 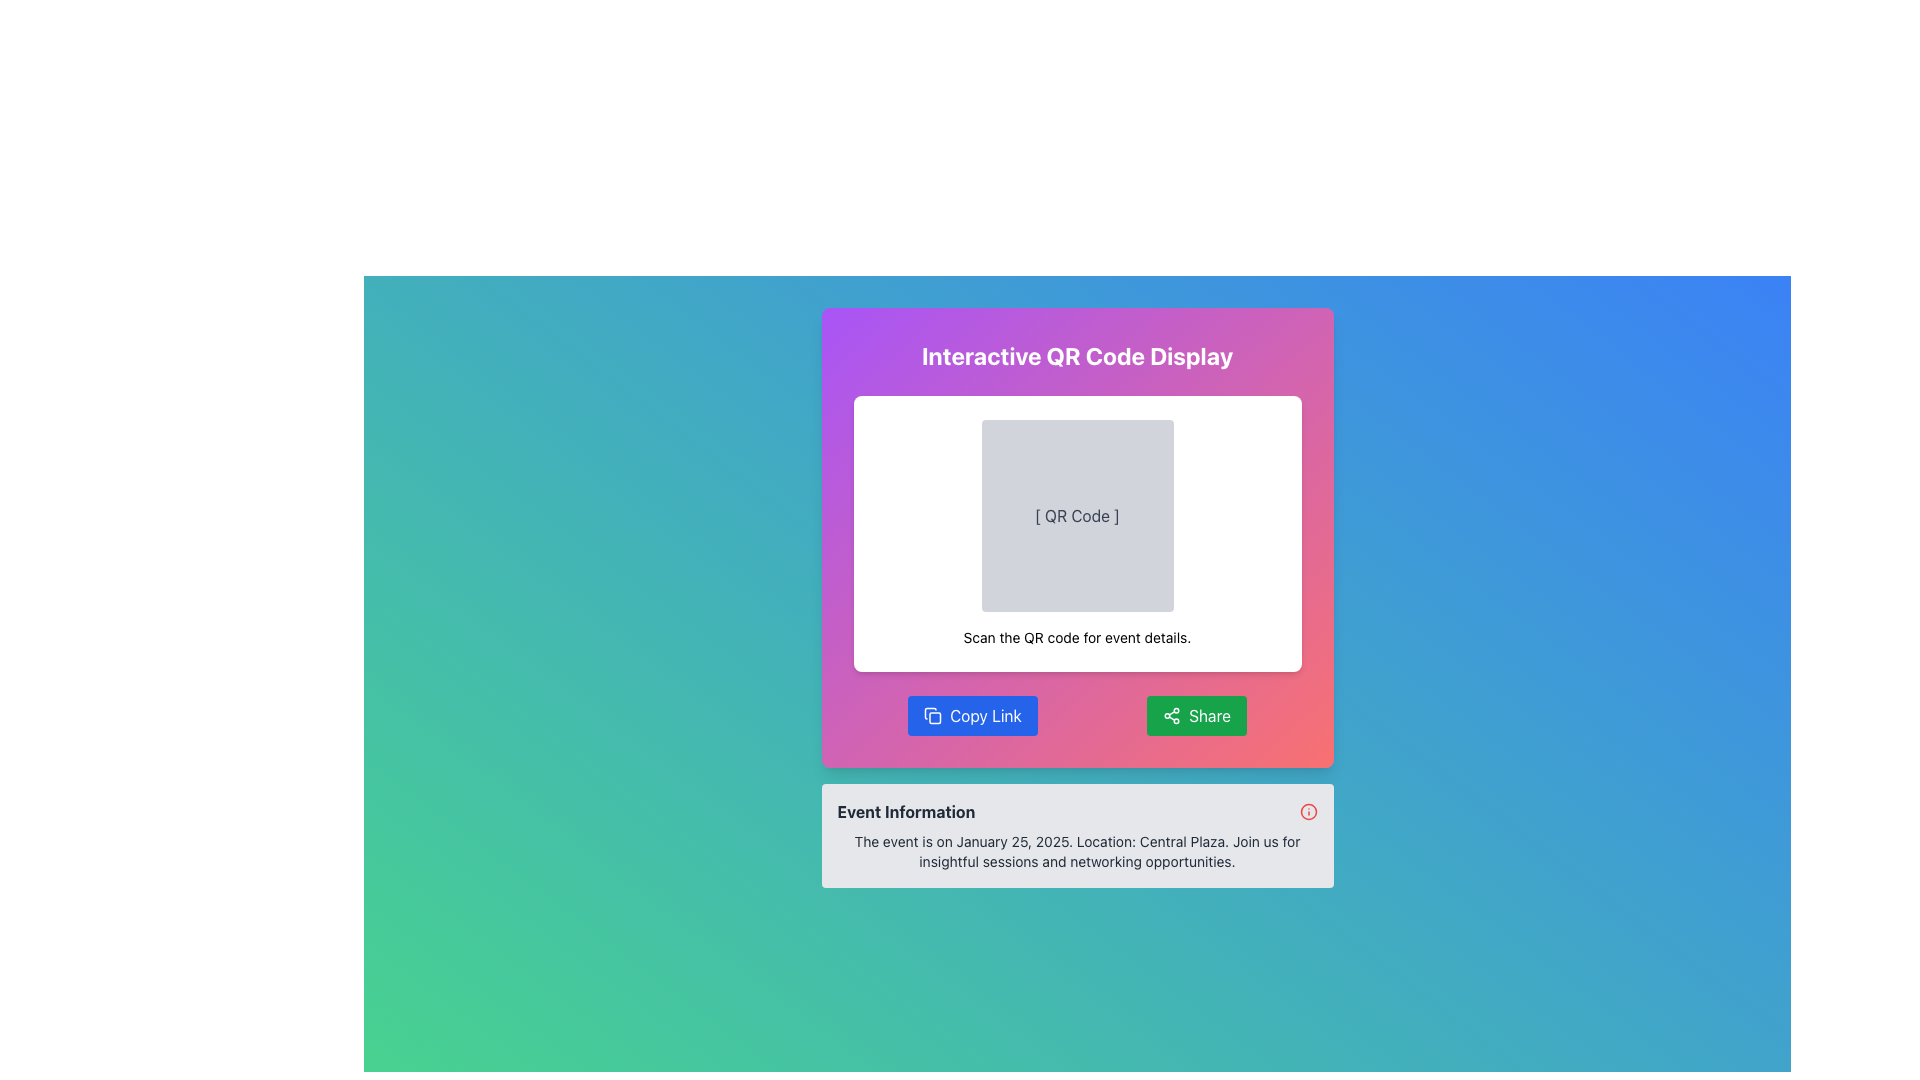 I want to click on the icon within the green 'Share' button, which is located beneath the central QR Code display area, to facilitate sharing the QR code or associated content, so click(x=1171, y=715).